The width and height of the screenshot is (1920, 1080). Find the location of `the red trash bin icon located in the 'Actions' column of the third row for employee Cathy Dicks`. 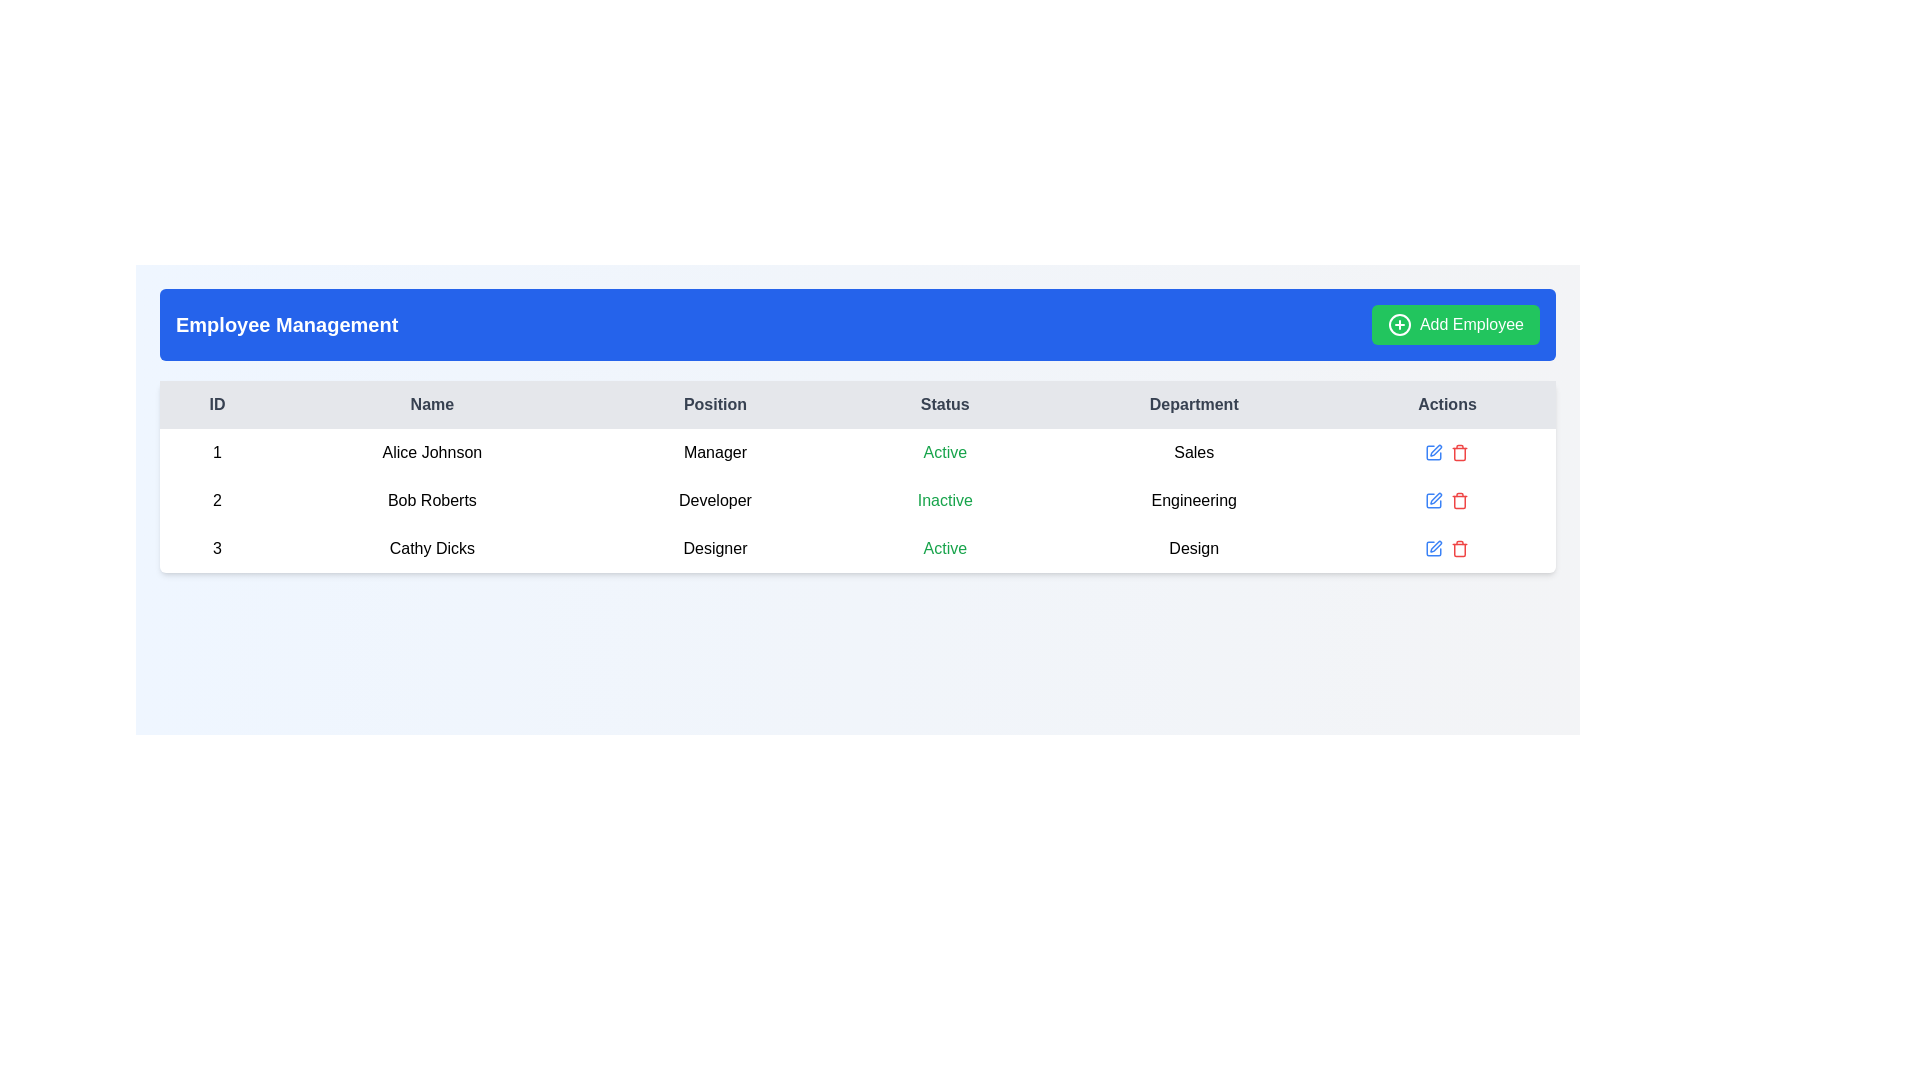

the red trash bin icon located in the 'Actions' column of the third row for employee Cathy Dicks is located at coordinates (1460, 452).